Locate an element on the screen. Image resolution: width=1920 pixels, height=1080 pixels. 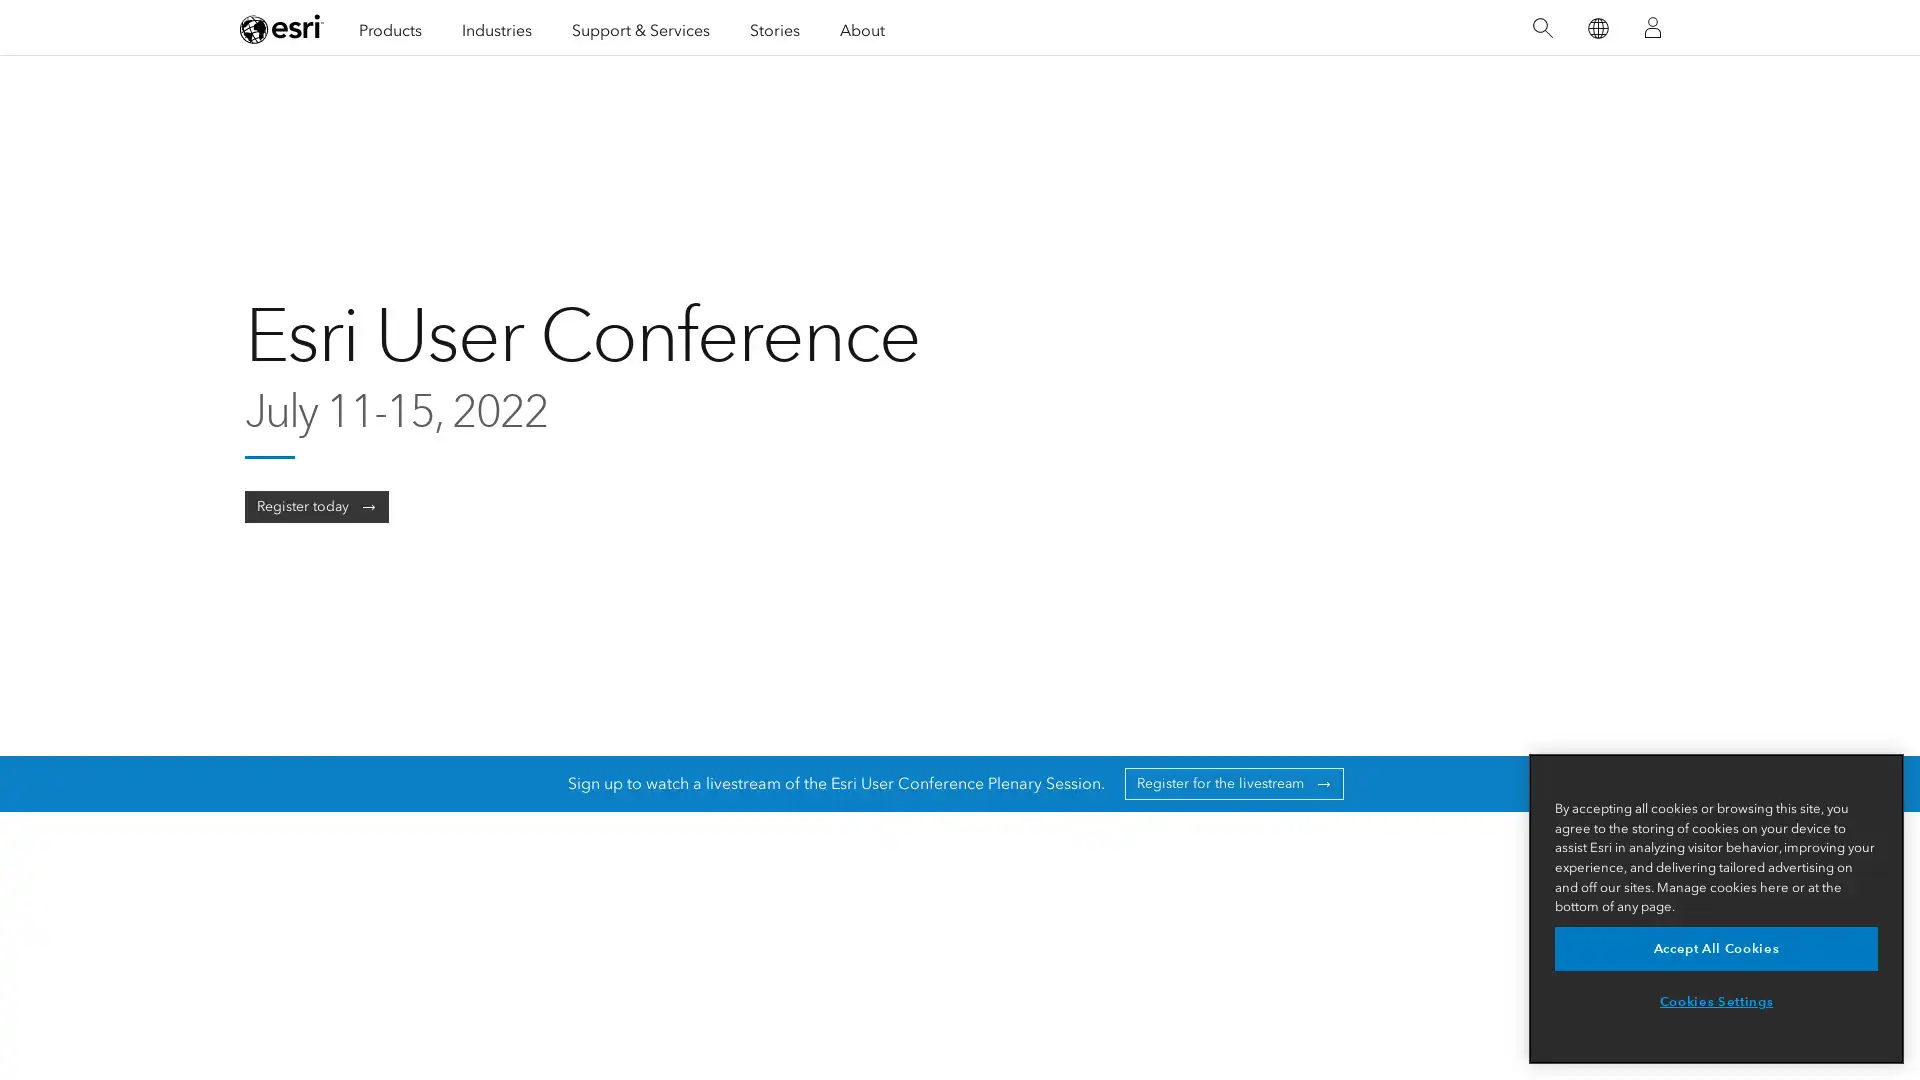
Industries is located at coordinates (497, 27).